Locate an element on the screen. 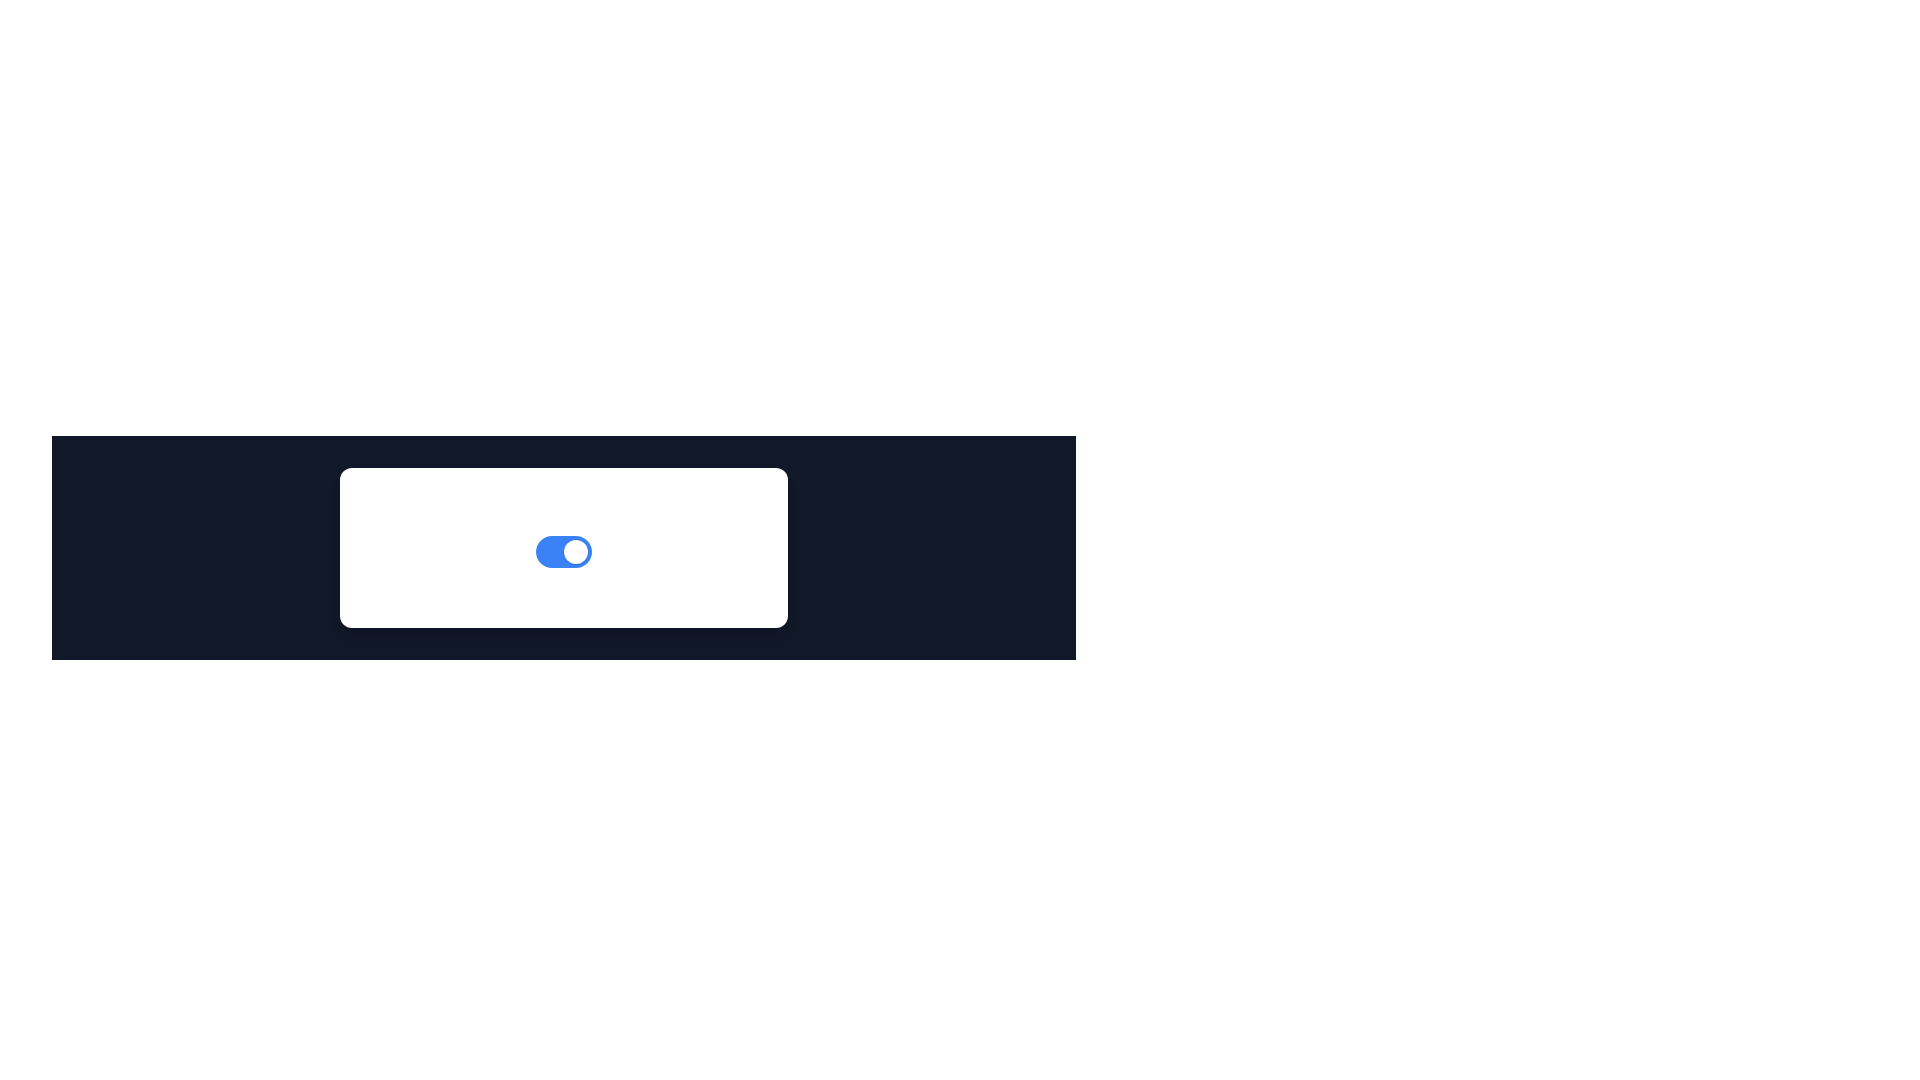 The height and width of the screenshot is (1080, 1920). the toggle switch position is located at coordinates (551, 551).